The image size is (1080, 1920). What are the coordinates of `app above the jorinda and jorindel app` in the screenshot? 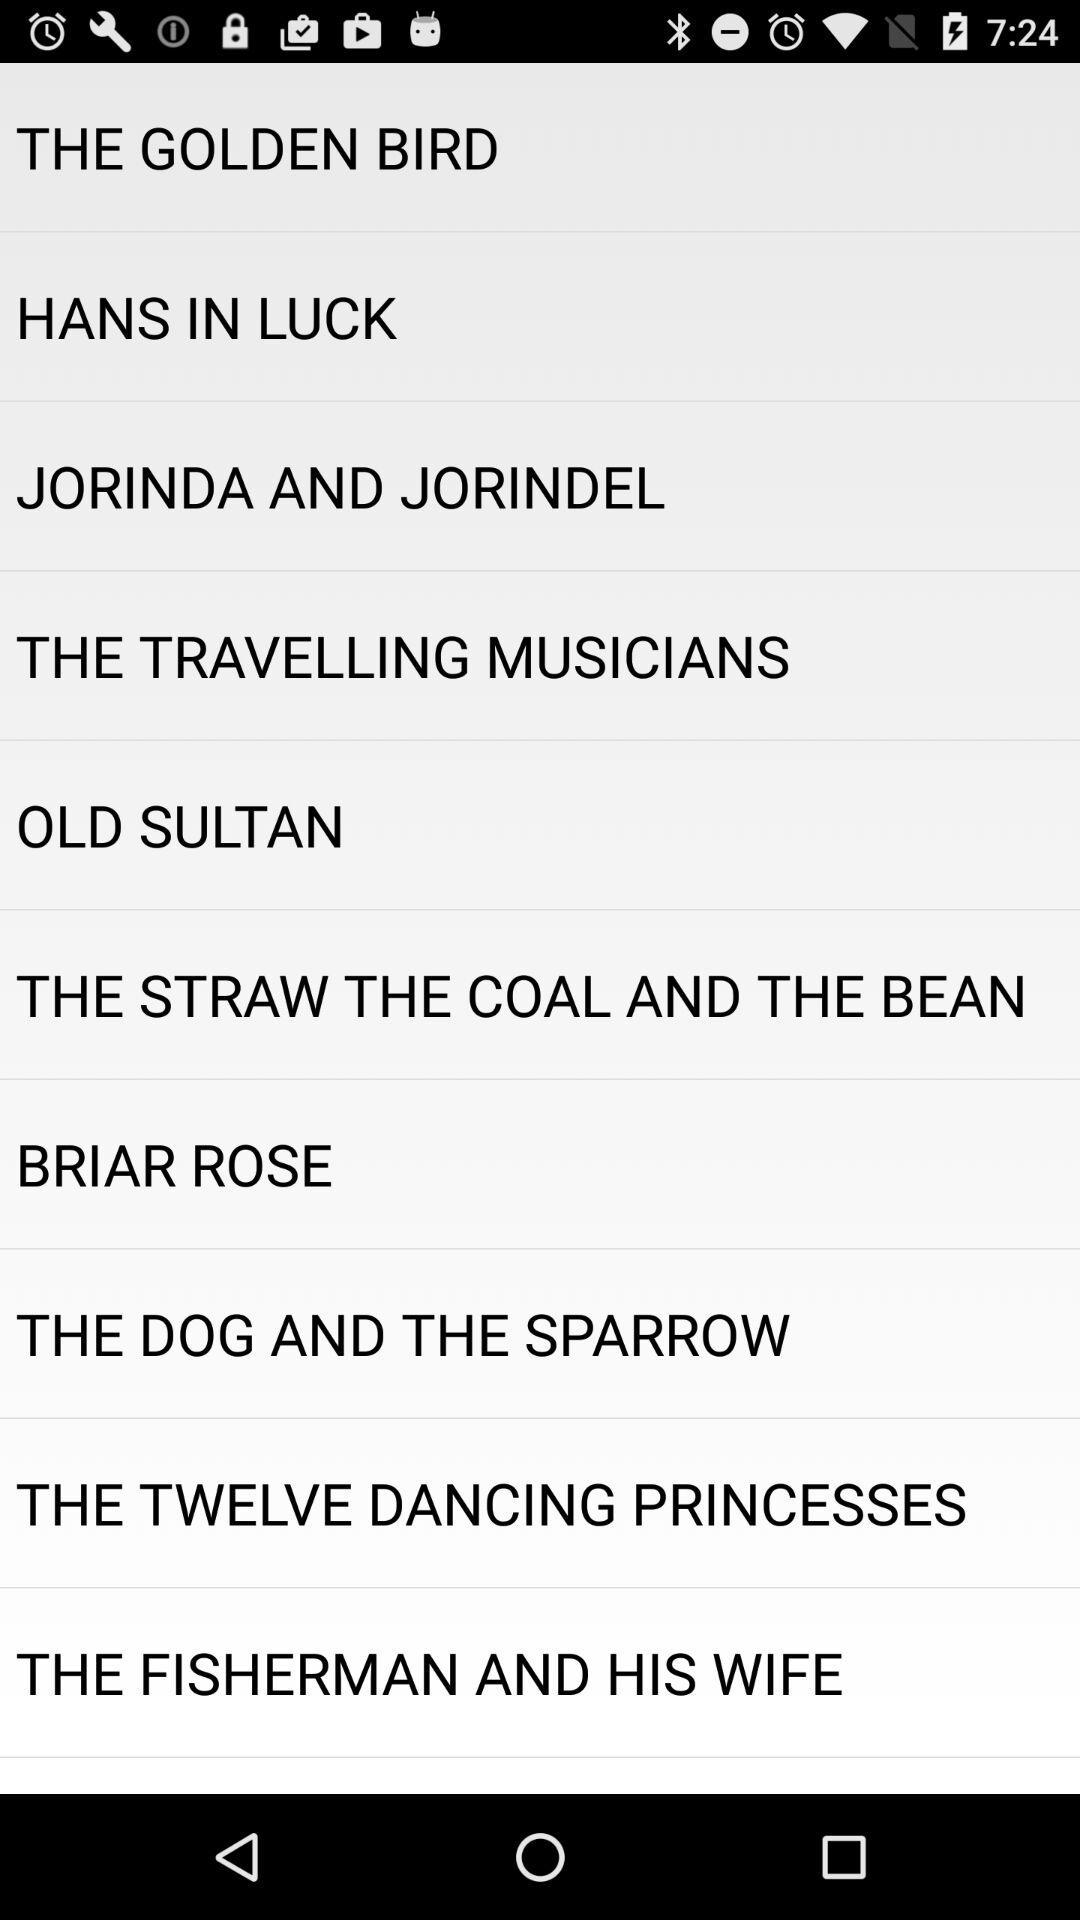 It's located at (540, 315).